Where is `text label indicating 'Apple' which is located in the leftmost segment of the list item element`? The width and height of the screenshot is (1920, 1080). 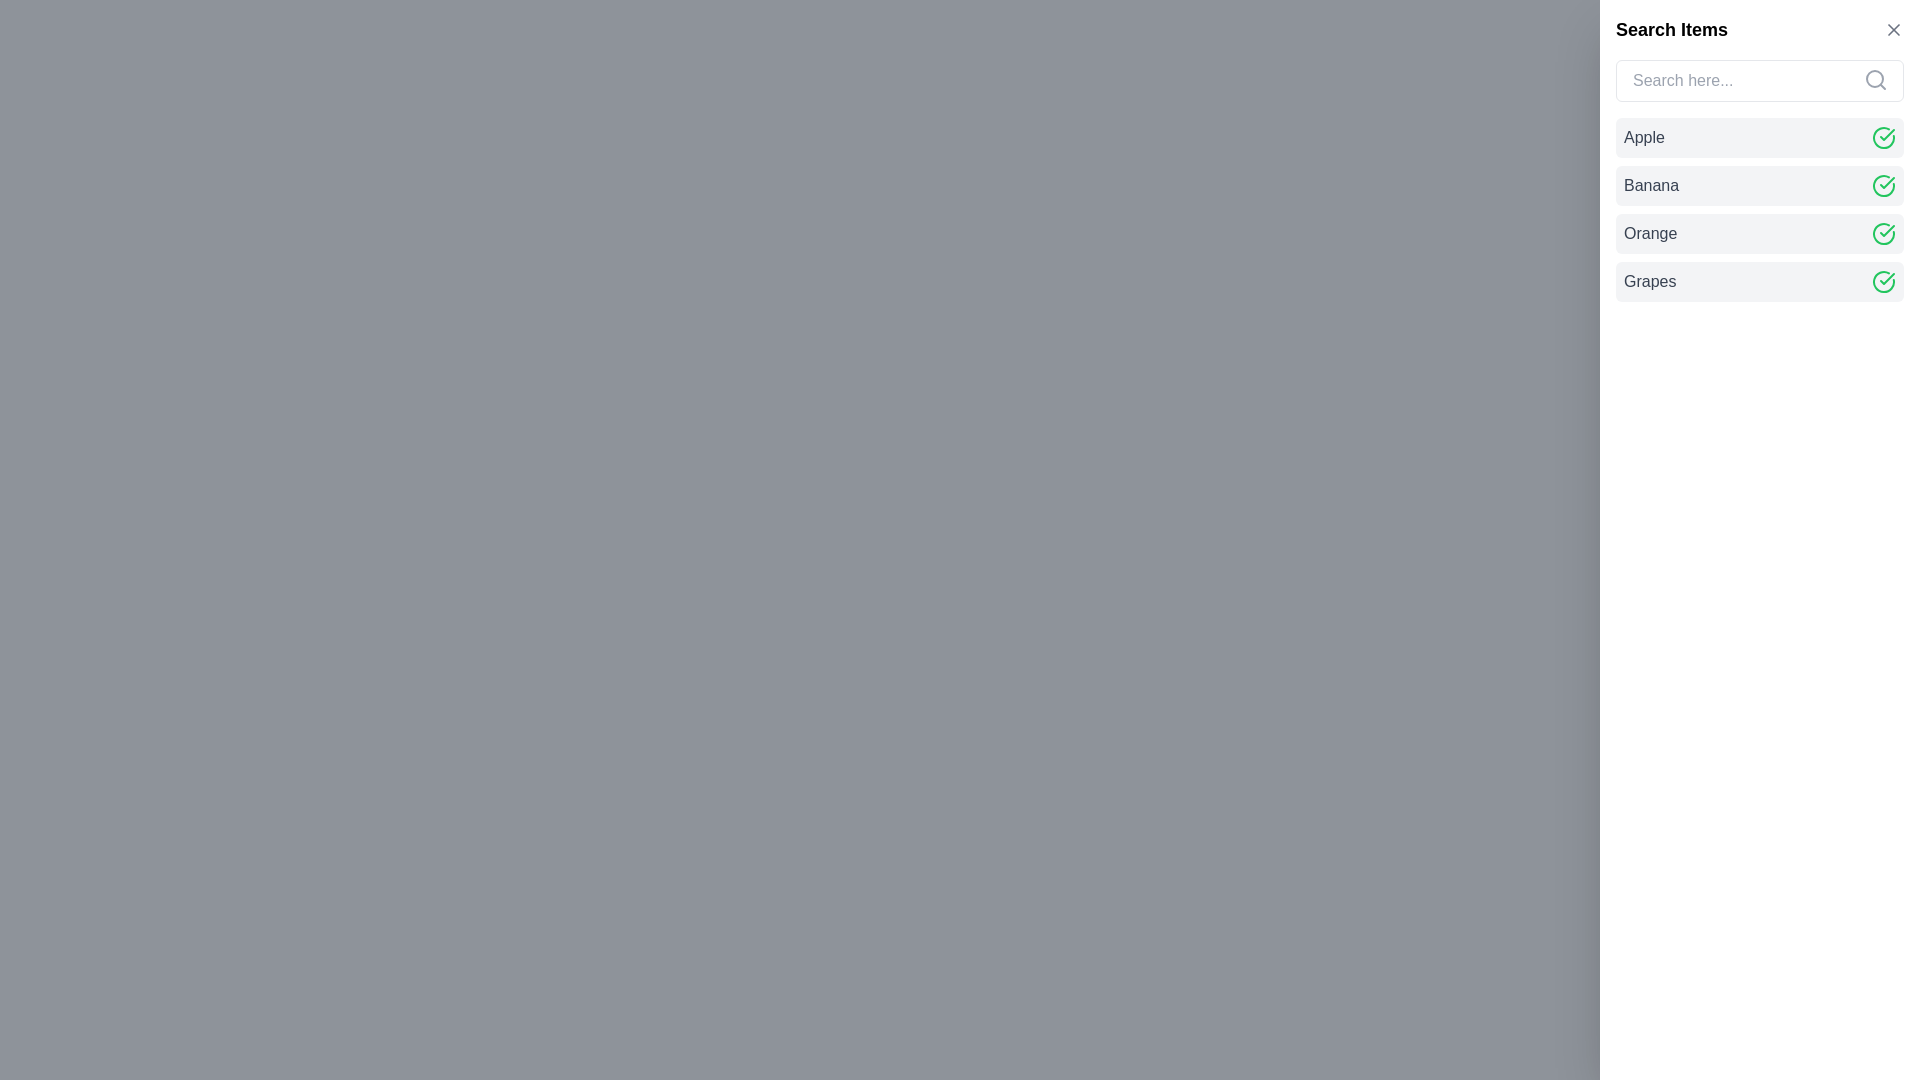
text label indicating 'Apple' which is located in the leftmost segment of the list item element is located at coordinates (1644, 137).